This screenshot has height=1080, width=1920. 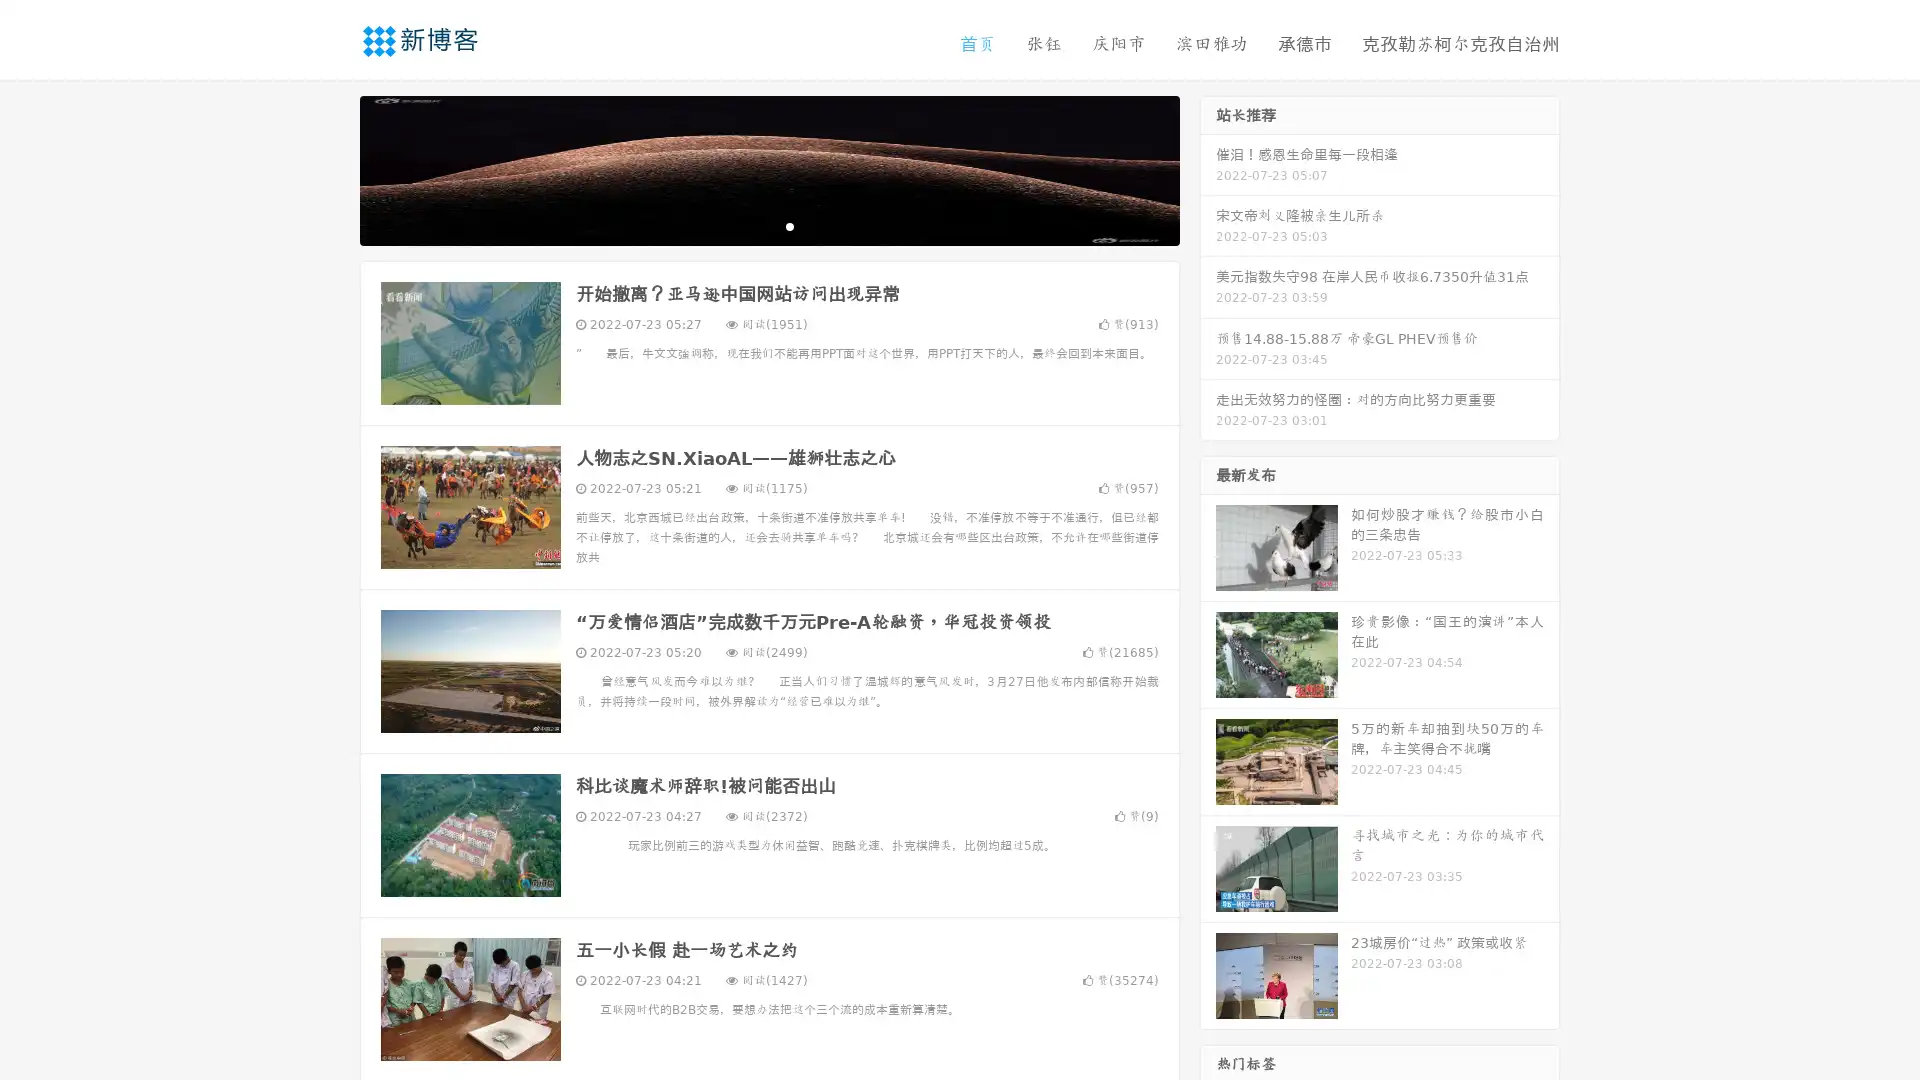 I want to click on Next slide, so click(x=1208, y=168).